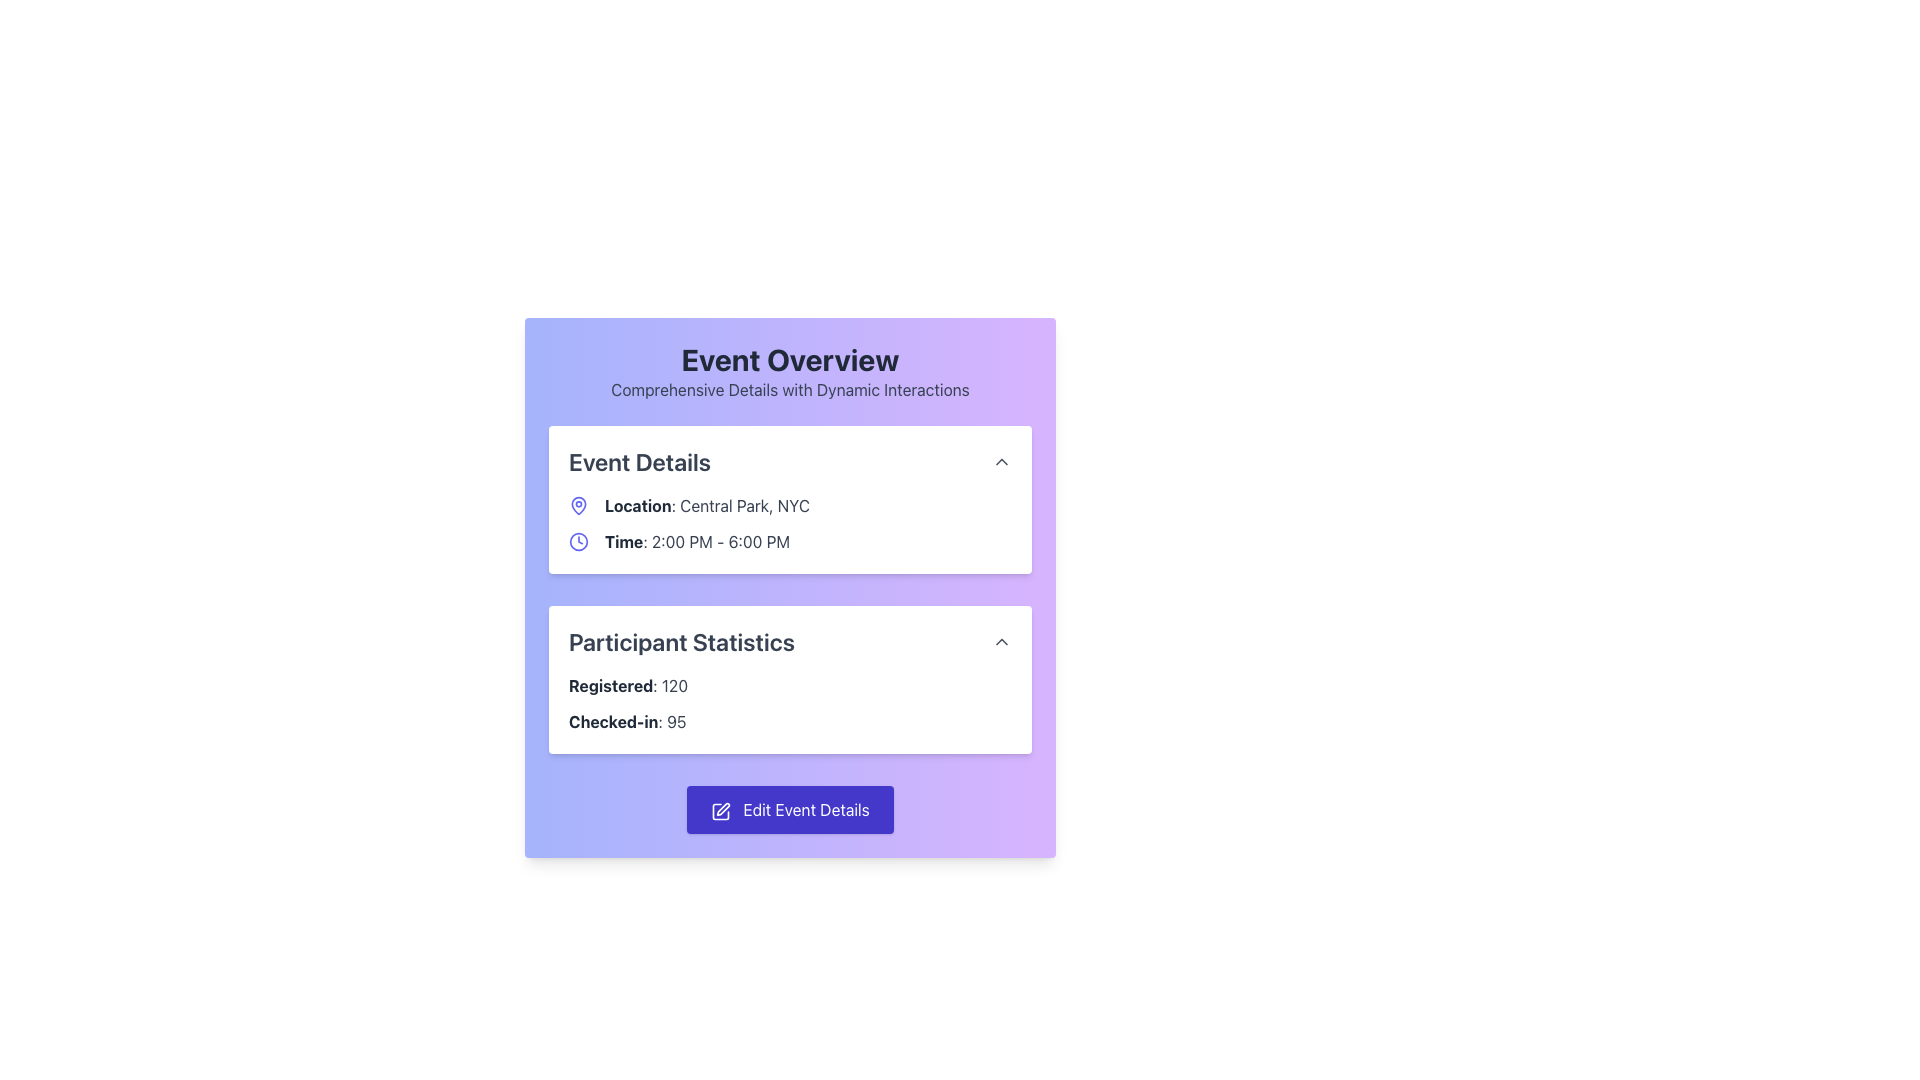 The image size is (1920, 1080). What do you see at coordinates (789, 504) in the screenshot?
I see `the Text Label with Icon located in the 'Event Details' section, positioned above the 'Time' detail and below the 'Event Details' heading` at bounding box center [789, 504].